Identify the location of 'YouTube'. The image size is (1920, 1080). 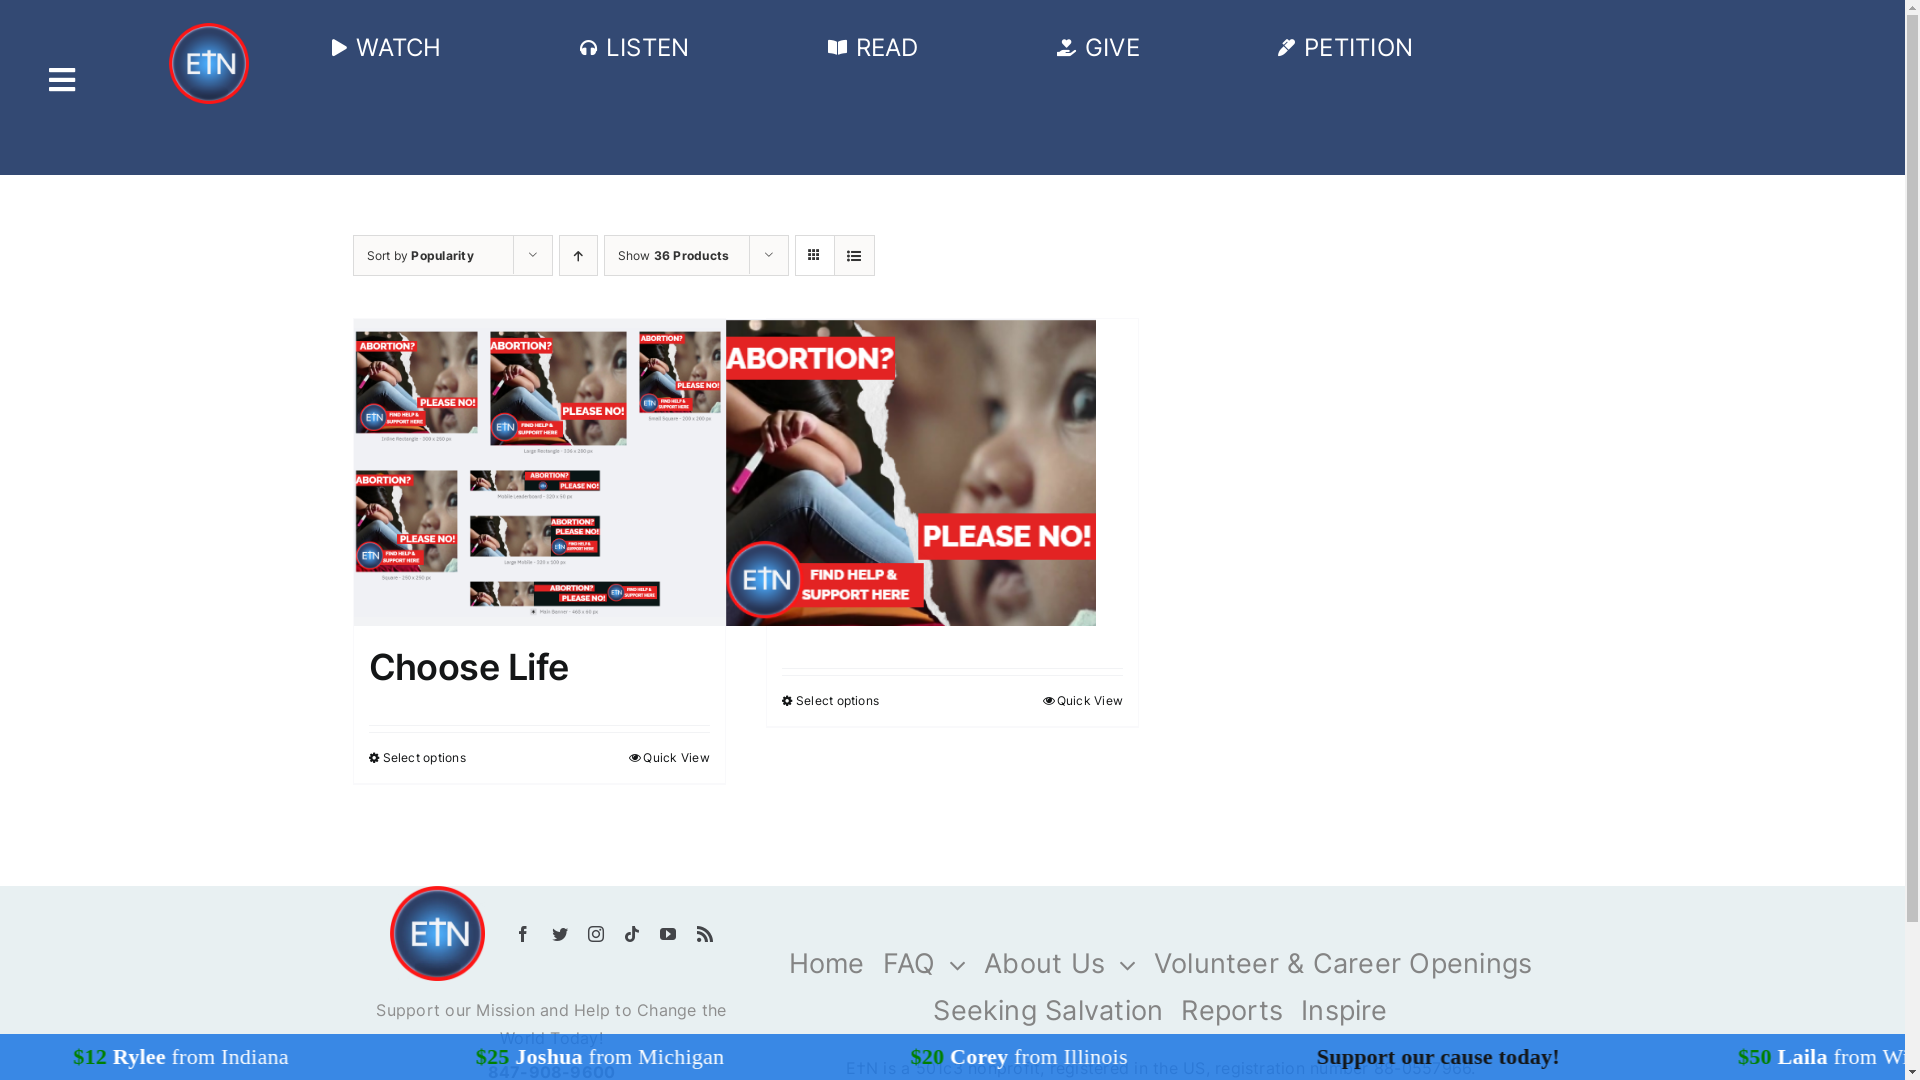
(667, 933).